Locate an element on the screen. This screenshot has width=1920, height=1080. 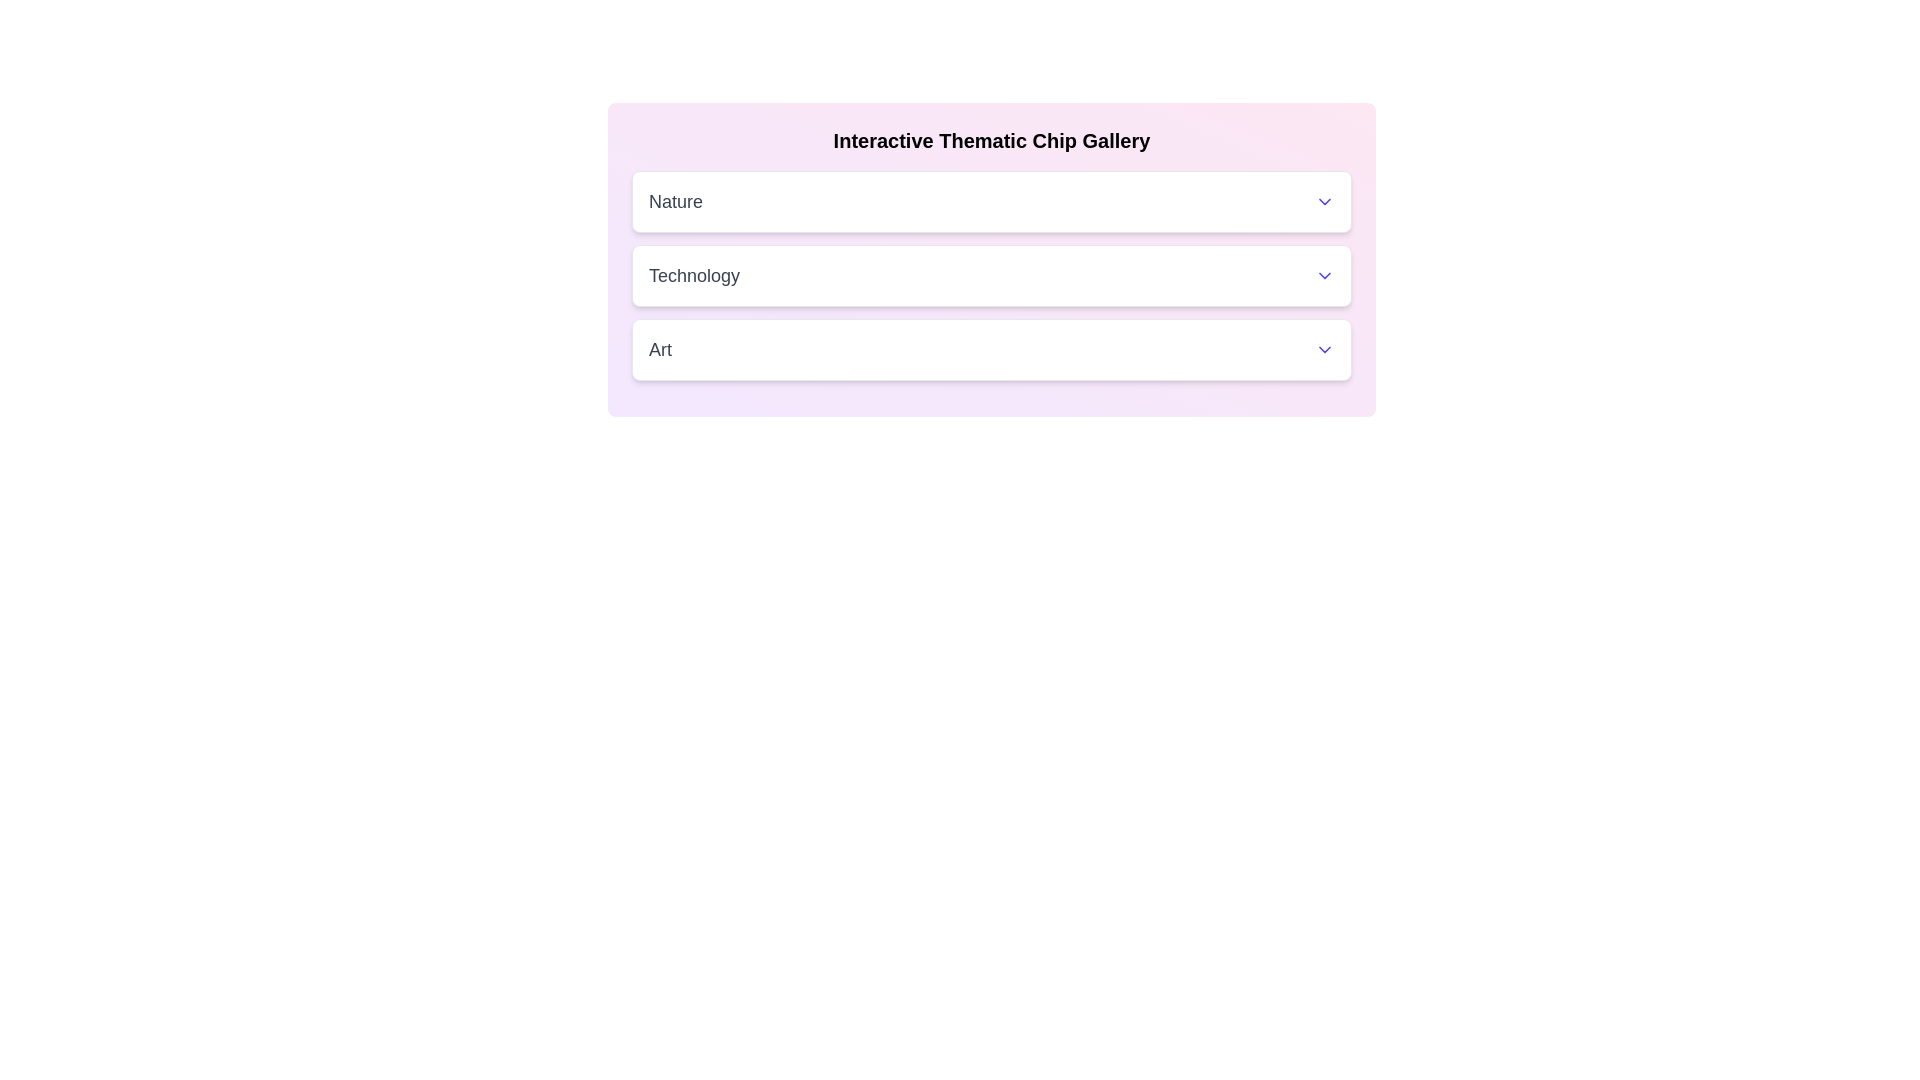
the Nature title to expand its section is located at coordinates (992, 201).